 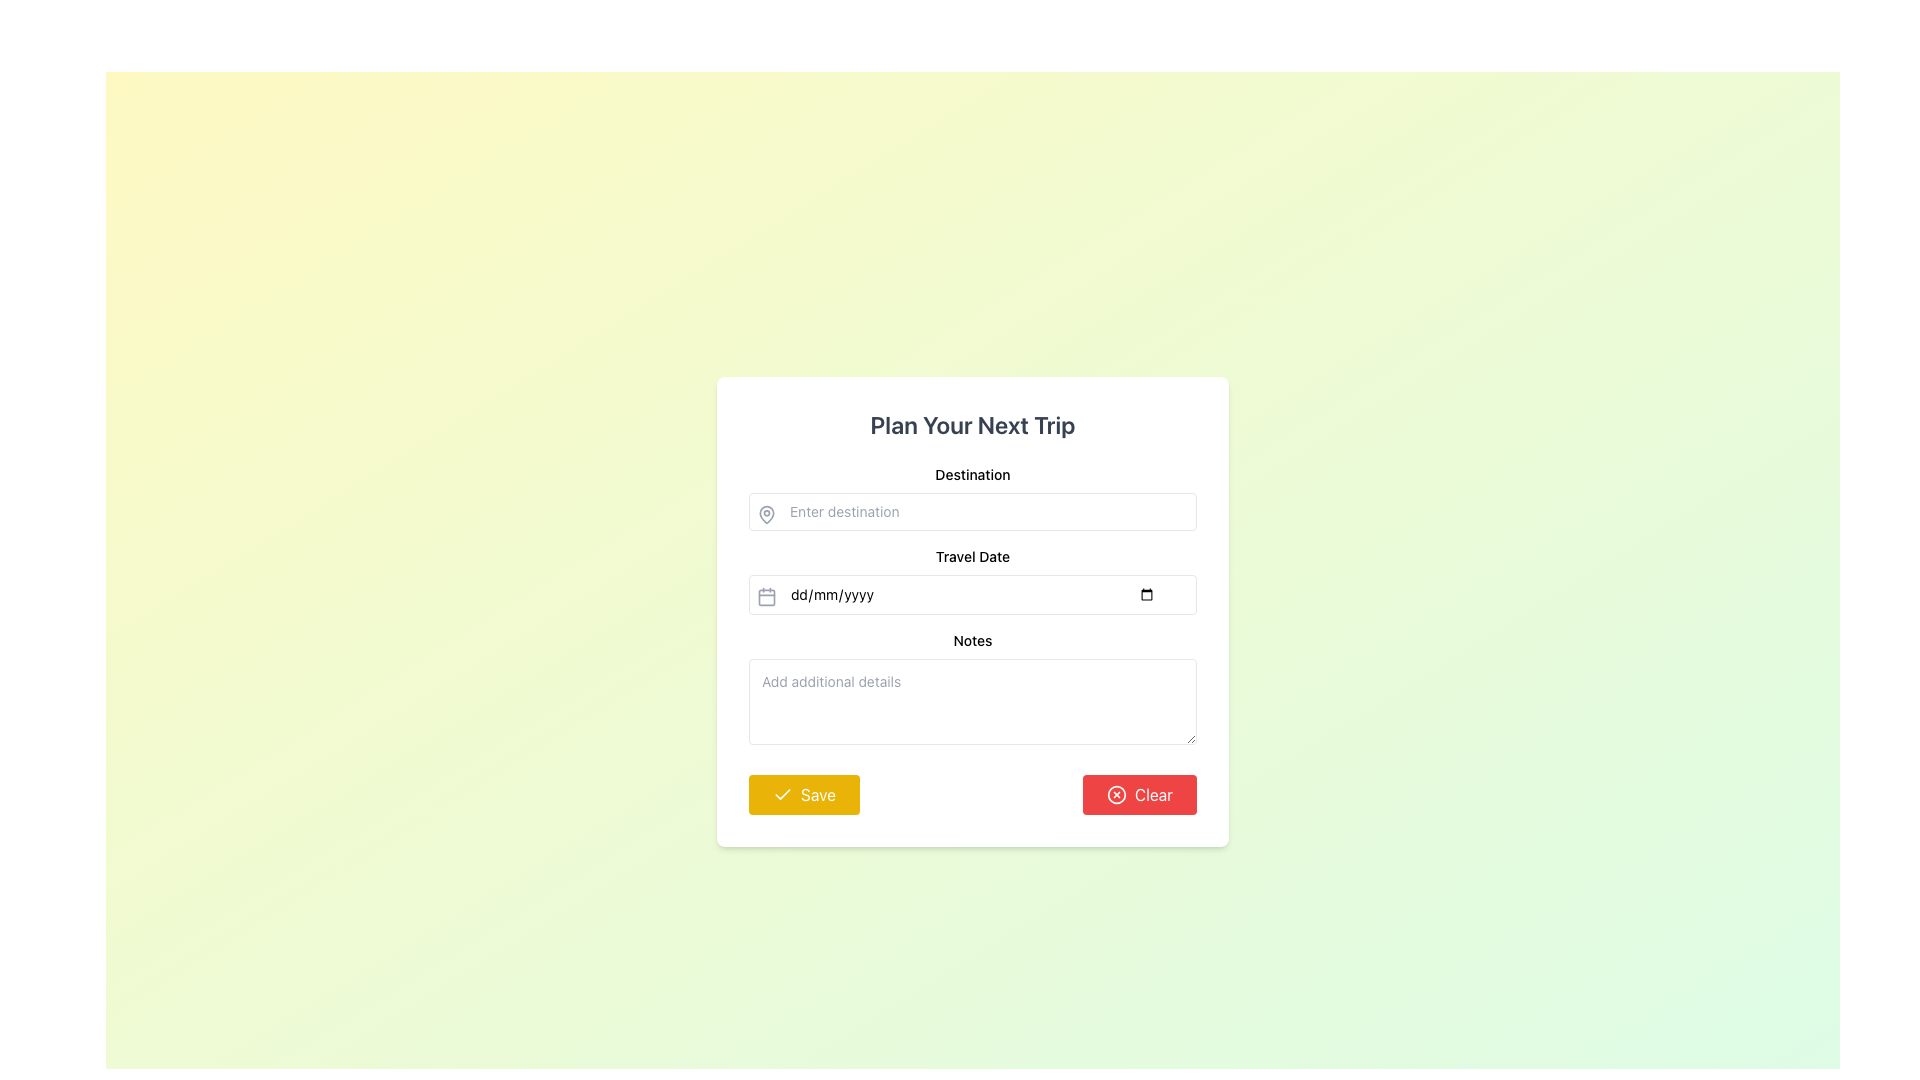 What do you see at coordinates (973, 474) in the screenshot?
I see `the 'Destination' text label which is styled in a small font and positioned above the 'Enter destination' input field, located near the top of the central form` at bounding box center [973, 474].